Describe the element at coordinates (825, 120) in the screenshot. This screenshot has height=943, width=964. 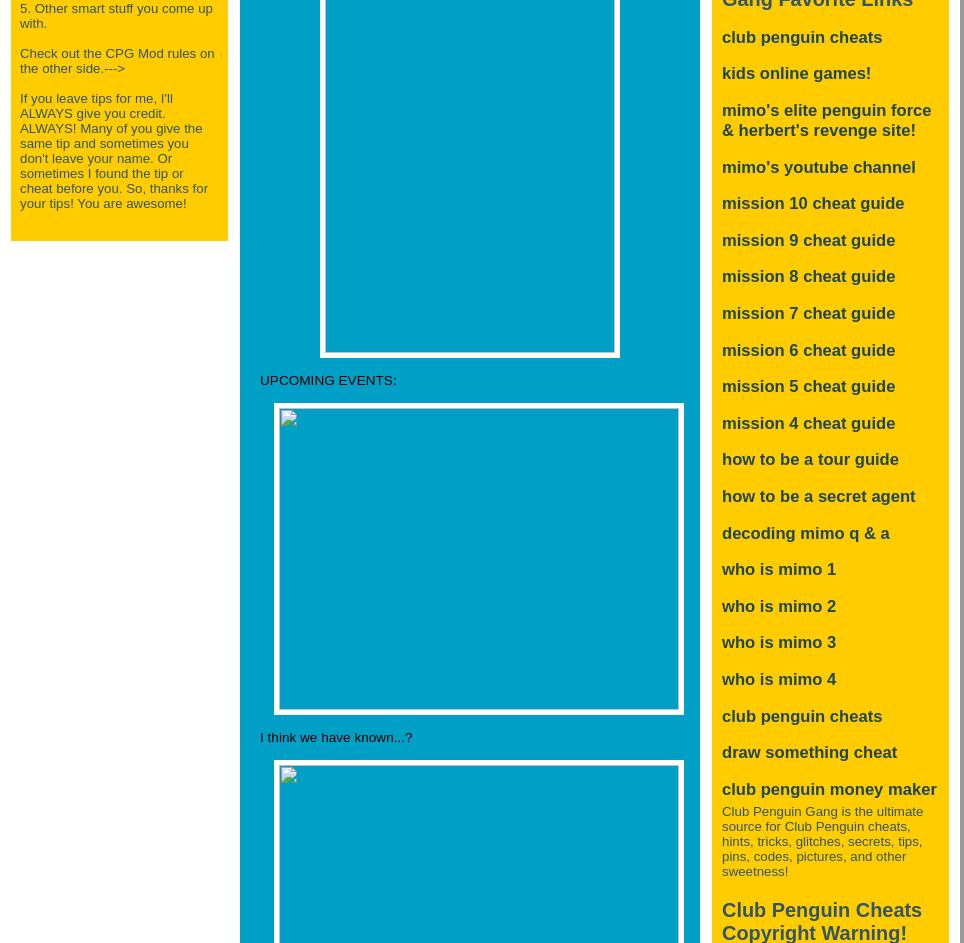
I see `'Mimo's Elite Penguin Force & Herbert's Revenge Site!'` at that location.